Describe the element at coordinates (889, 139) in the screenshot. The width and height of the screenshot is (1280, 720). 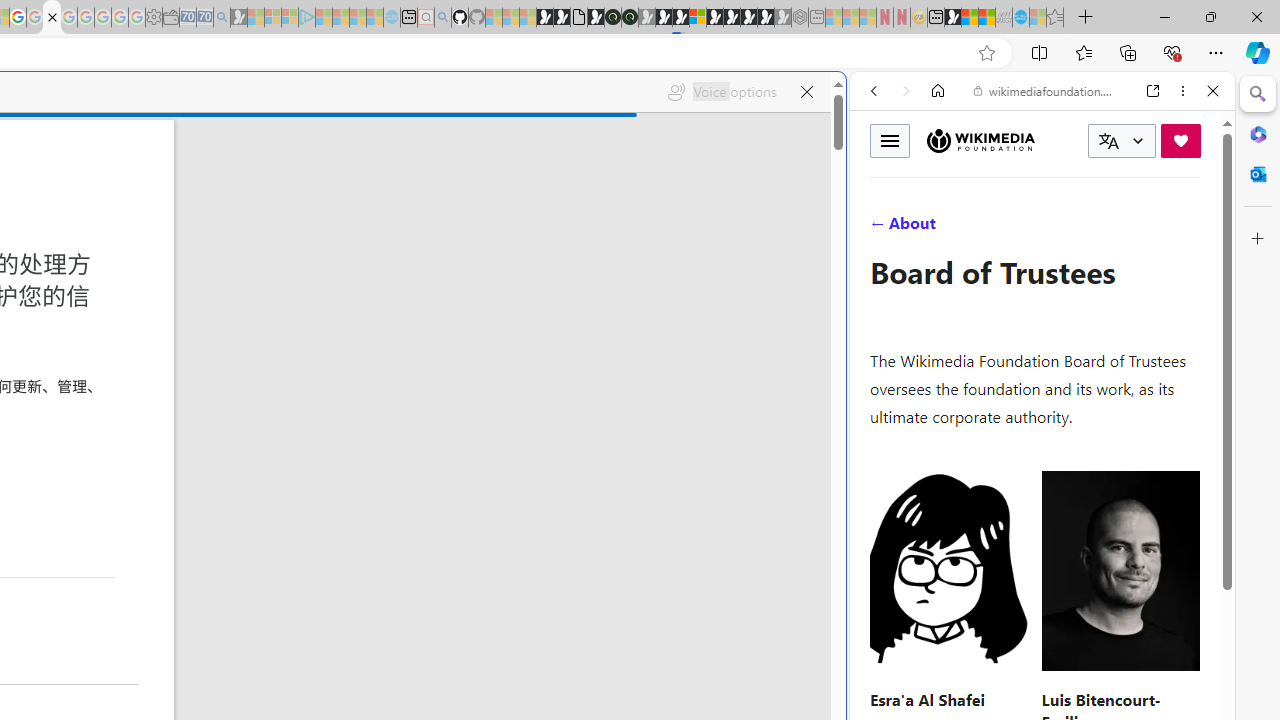
I see `'Toggle menu'` at that location.